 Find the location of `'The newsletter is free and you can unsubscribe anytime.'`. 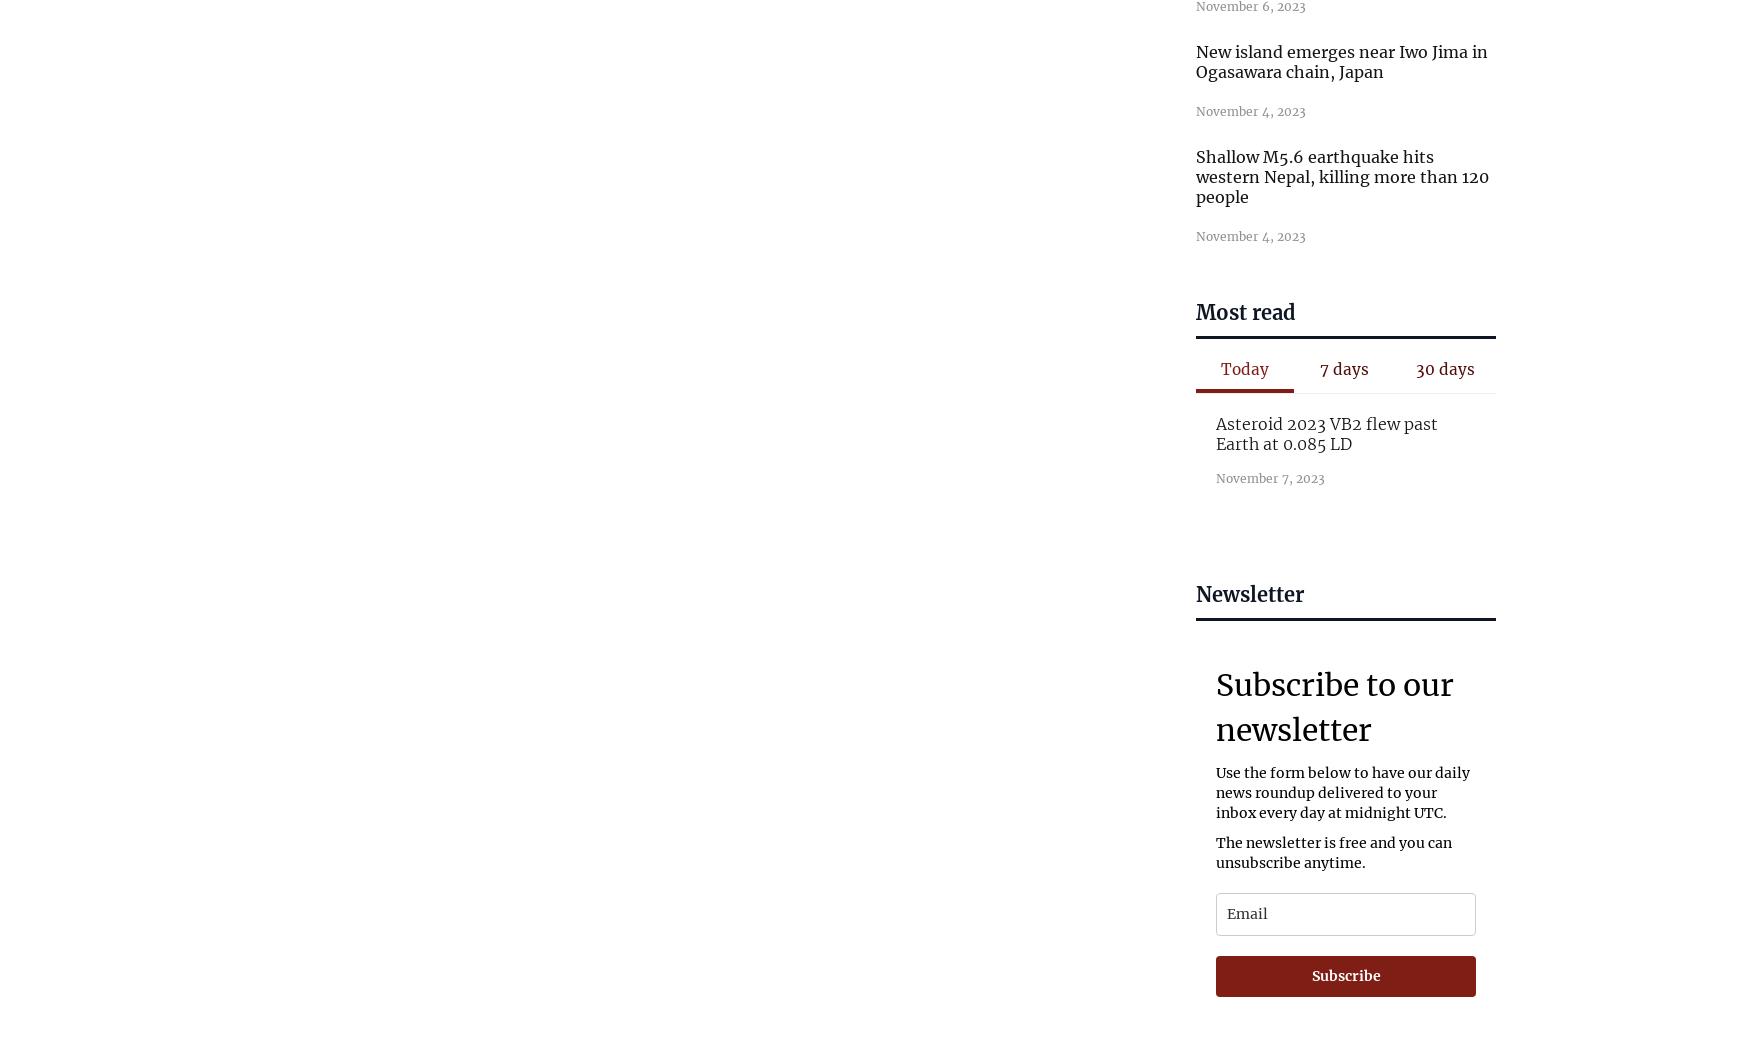

'The newsletter is free and you can unsubscribe anytime.' is located at coordinates (1334, 852).